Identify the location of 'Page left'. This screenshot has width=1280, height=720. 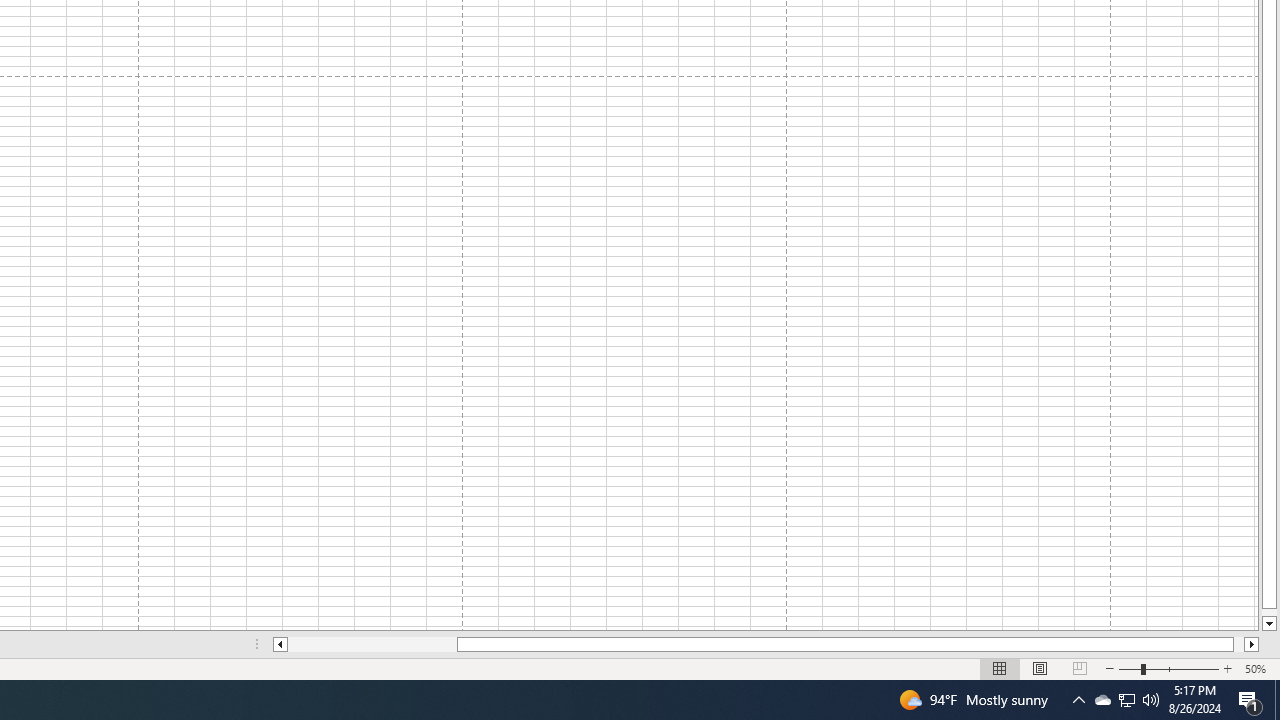
(372, 644).